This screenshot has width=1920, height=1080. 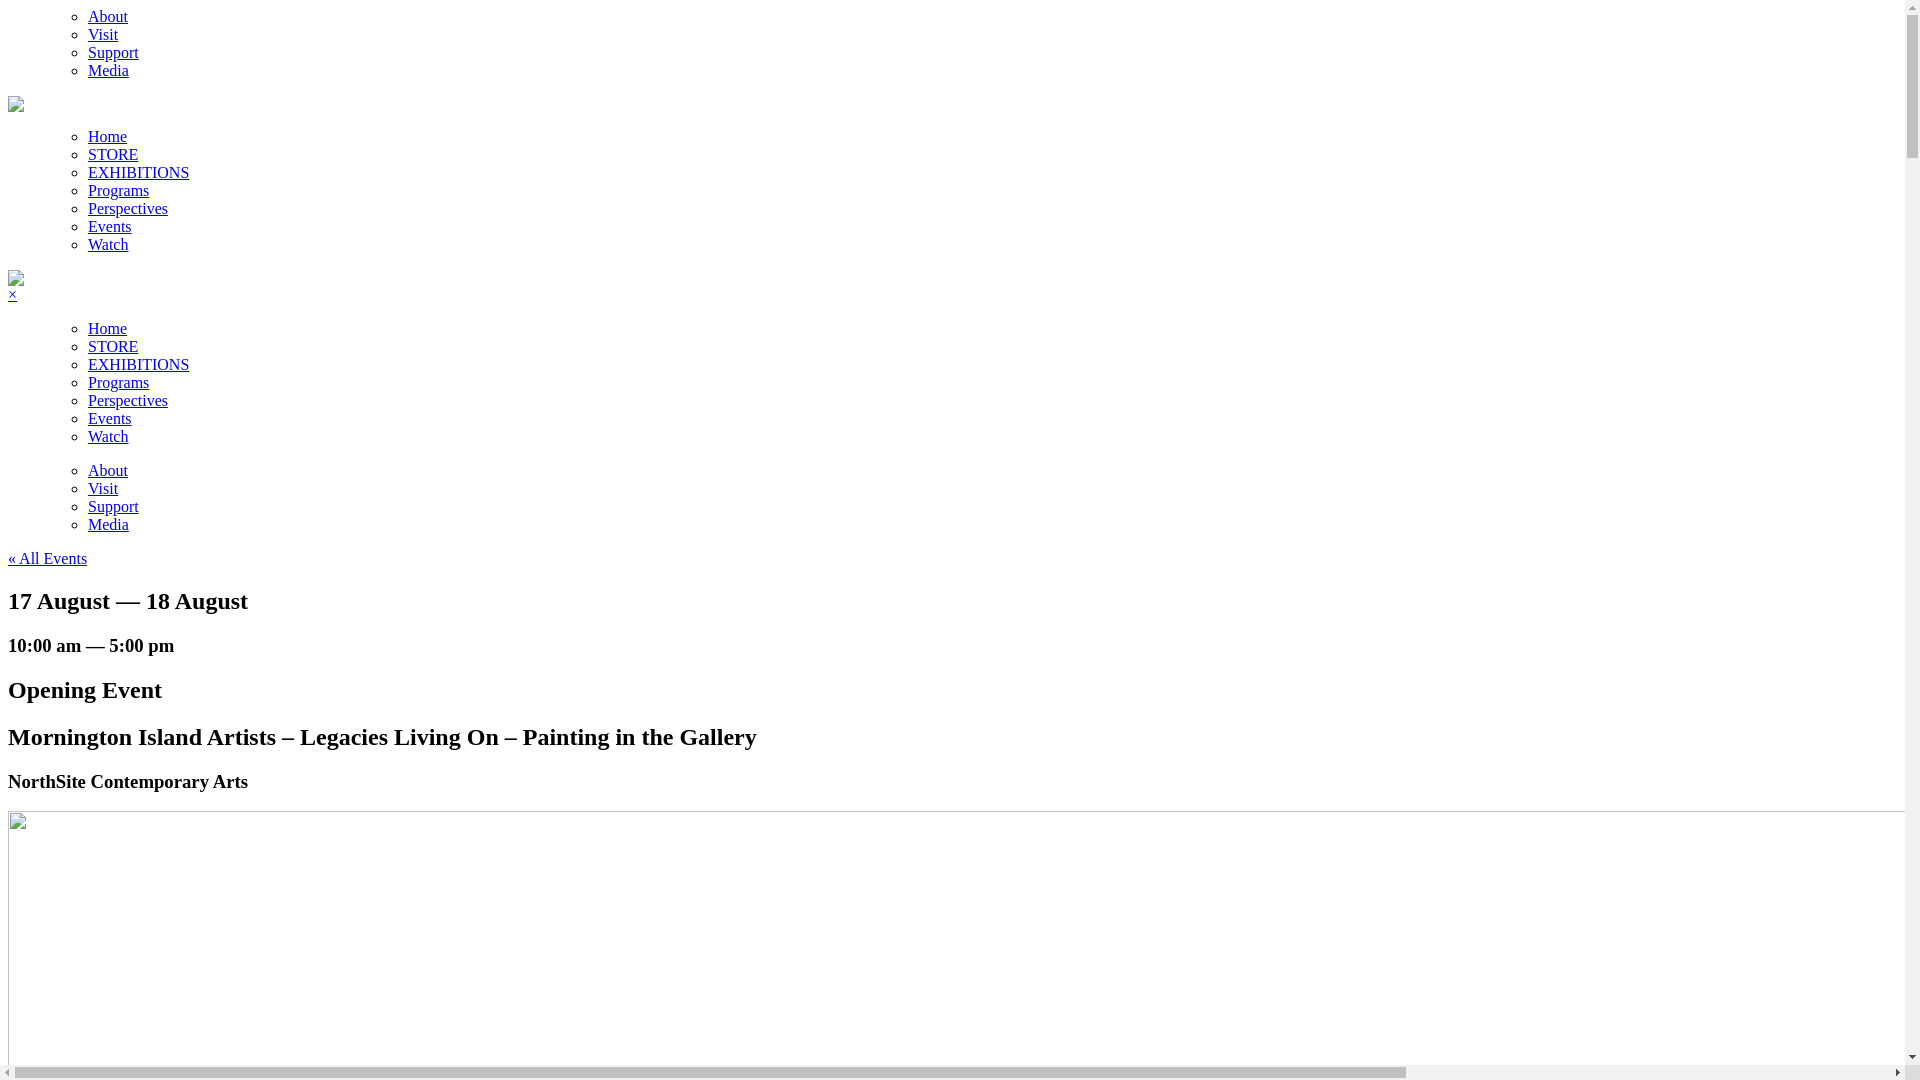 I want to click on 'Programs', so click(x=117, y=190).